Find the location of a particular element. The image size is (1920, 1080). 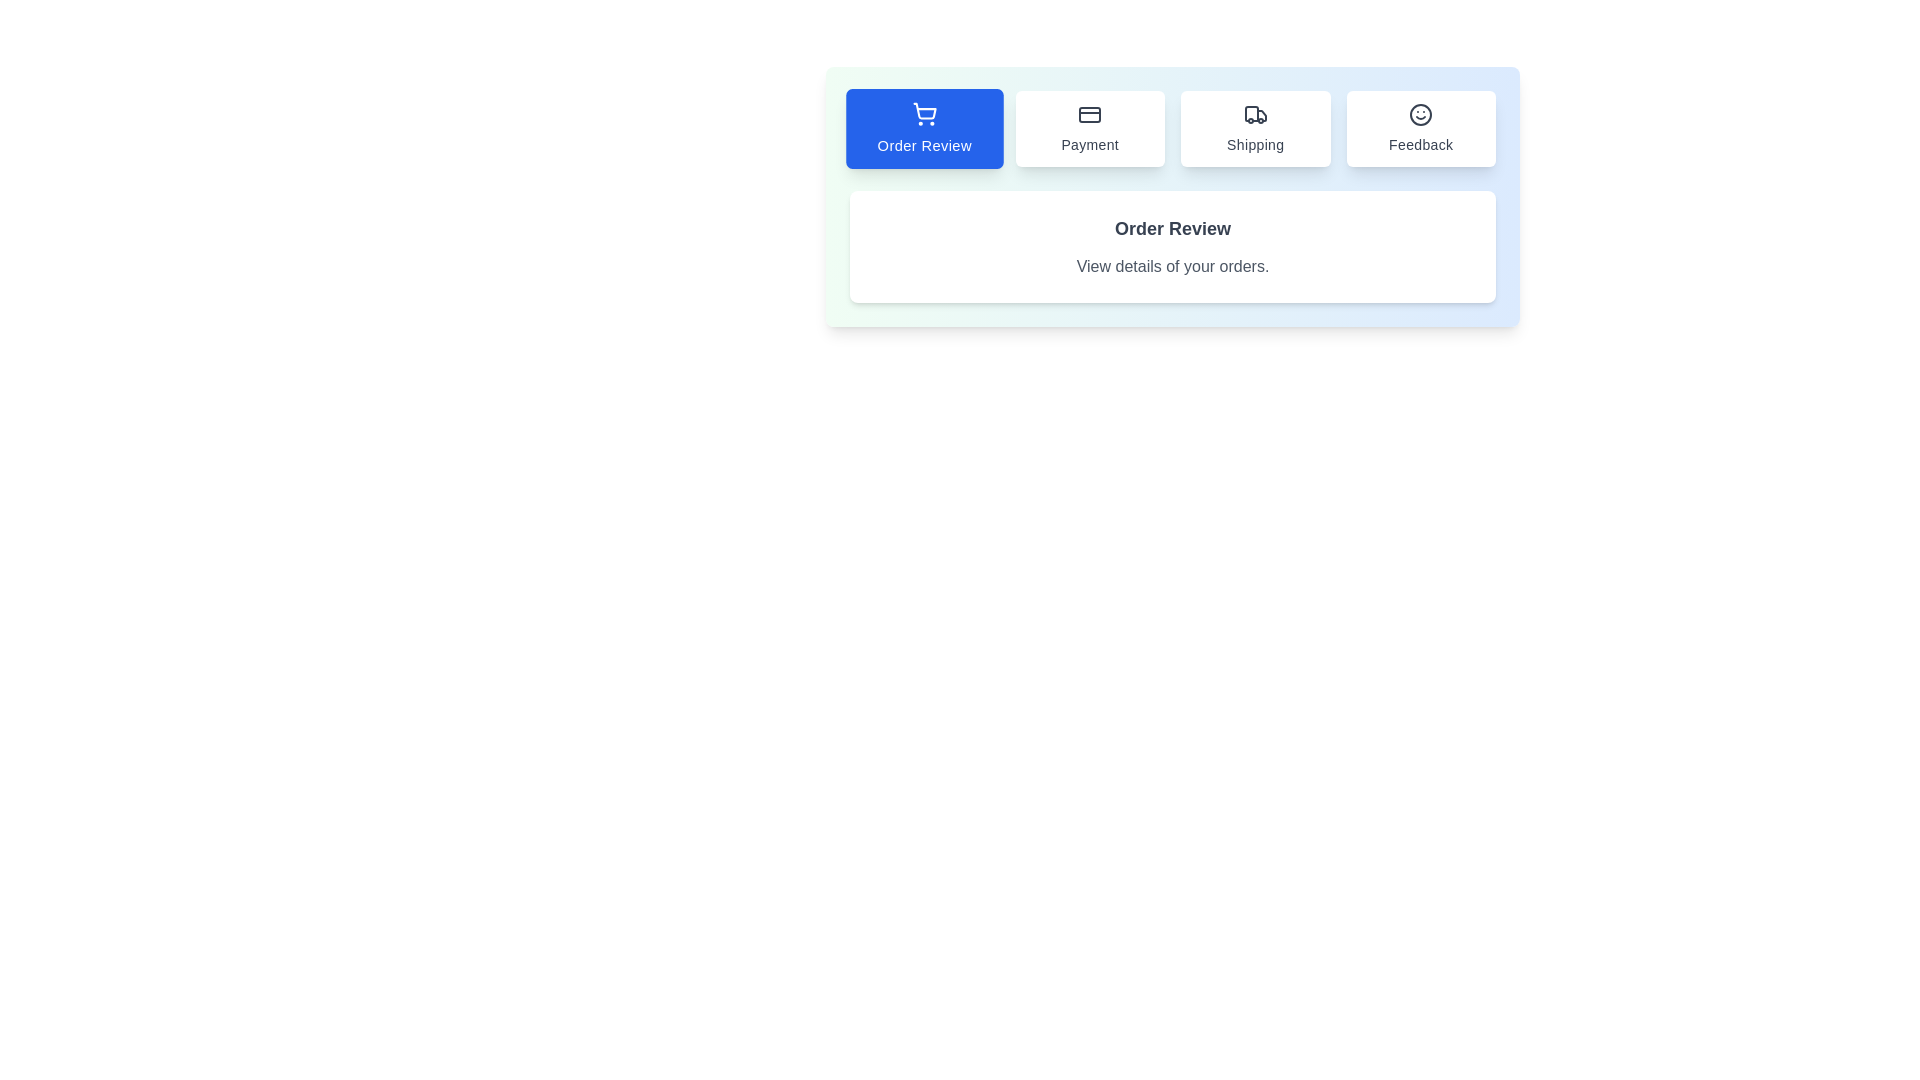

the inner rectangle of the 'Payment' icon, which is the second icon from the left in the navigation options is located at coordinates (1089, 115).